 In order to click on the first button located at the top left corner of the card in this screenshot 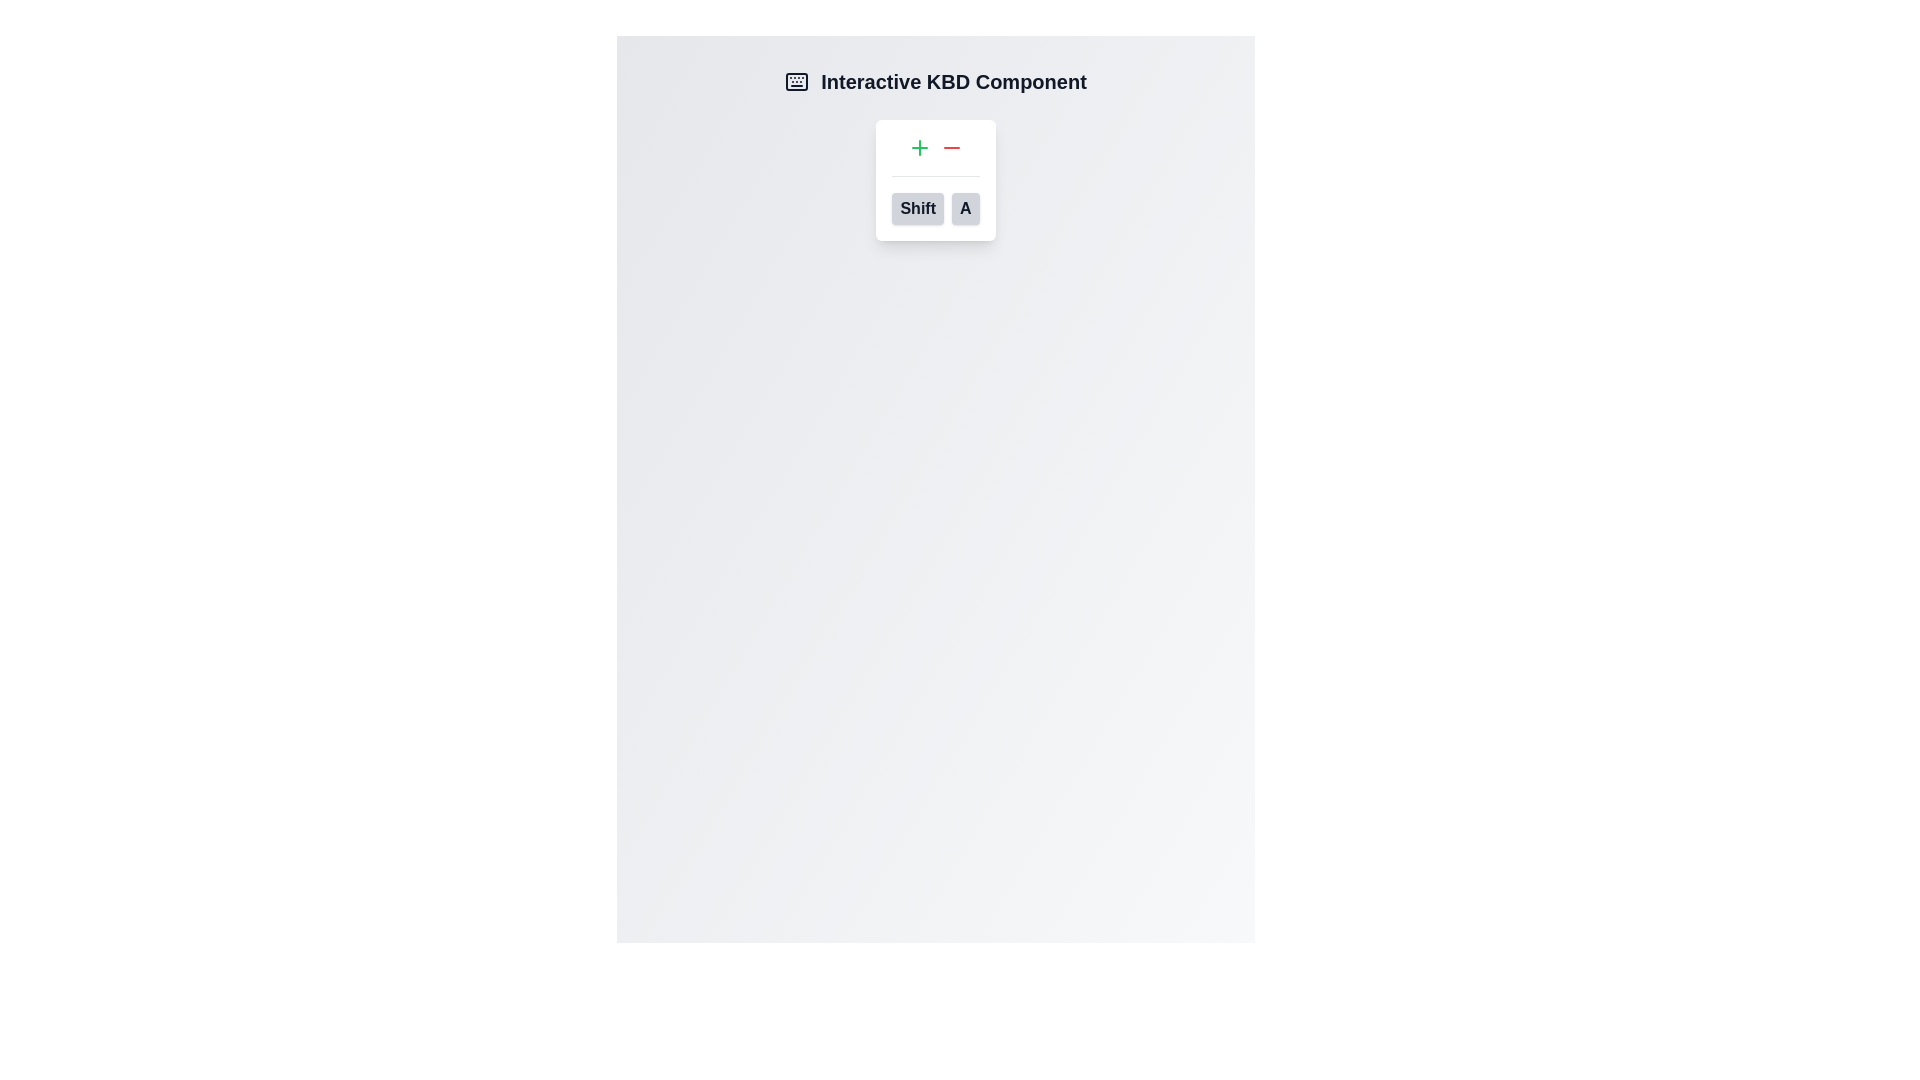, I will do `click(919, 146)`.